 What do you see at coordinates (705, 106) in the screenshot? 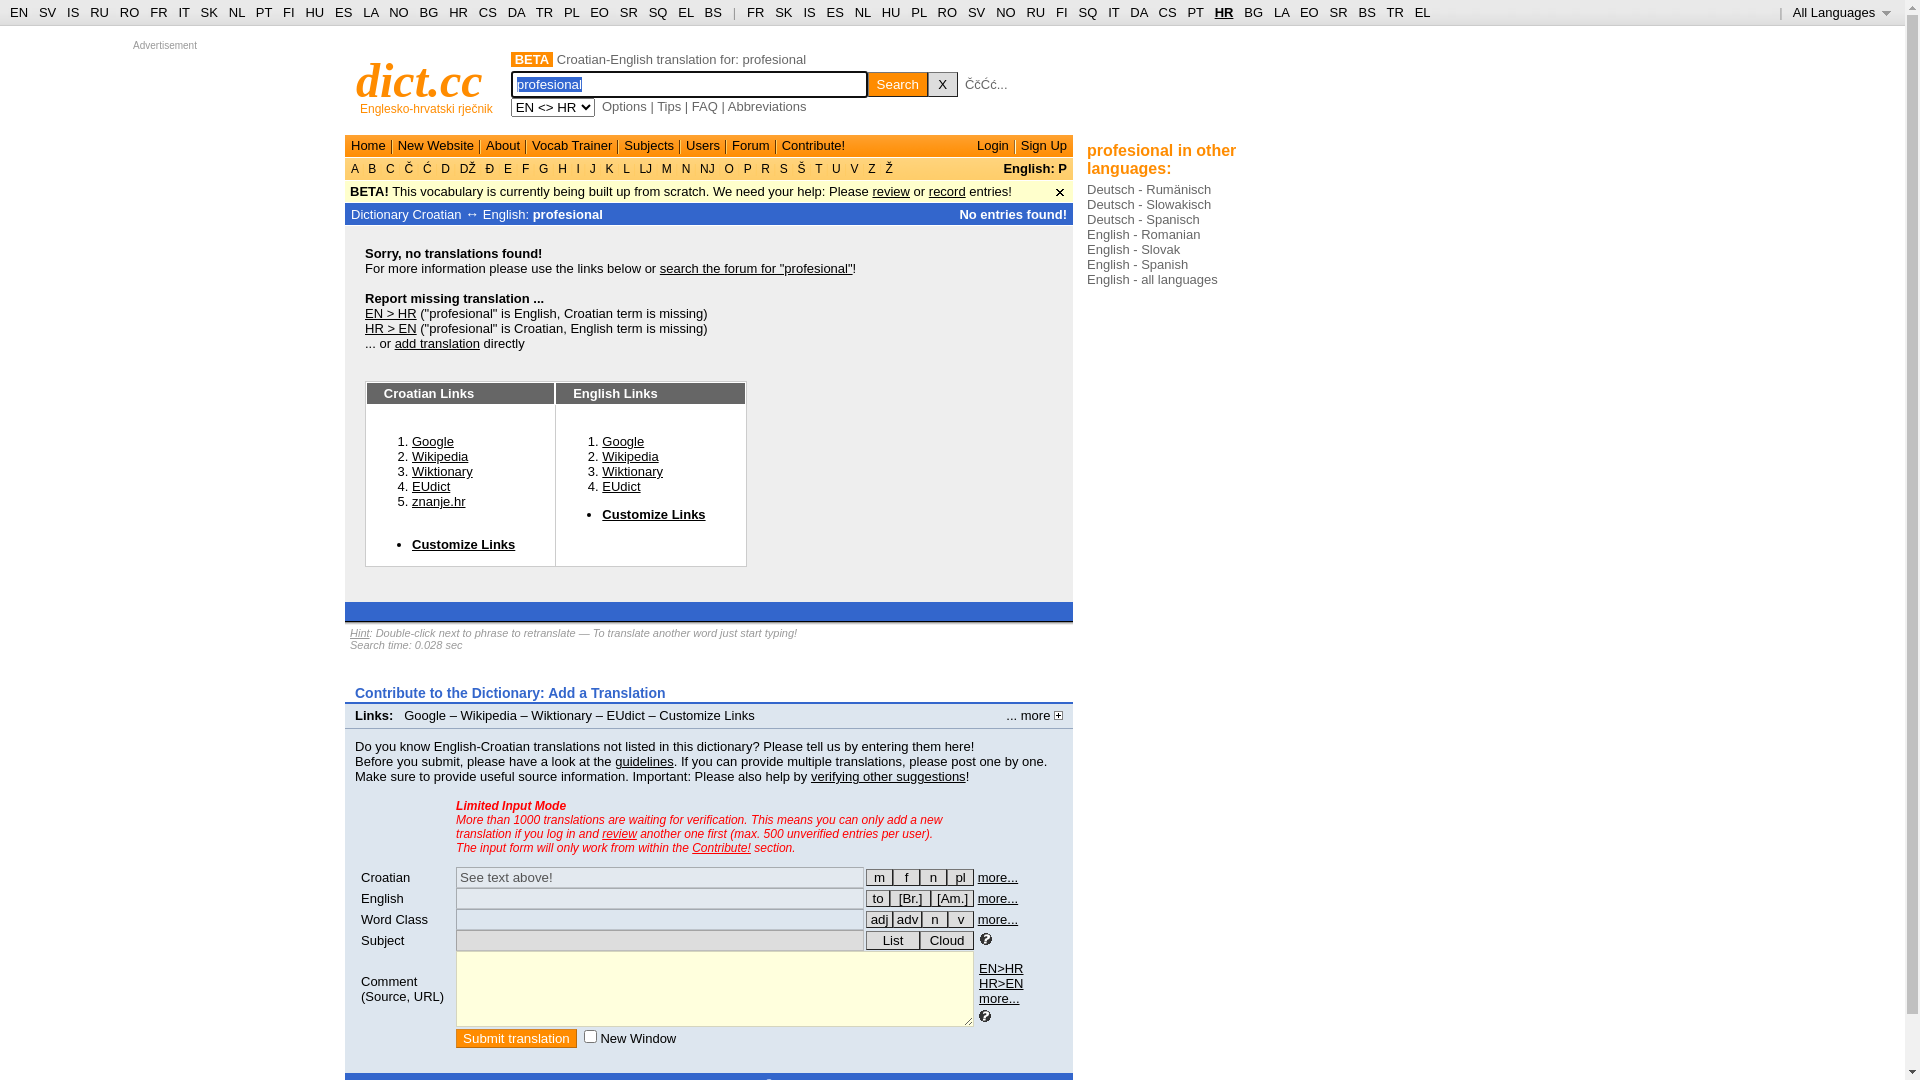
I see `'FAQ'` at bounding box center [705, 106].